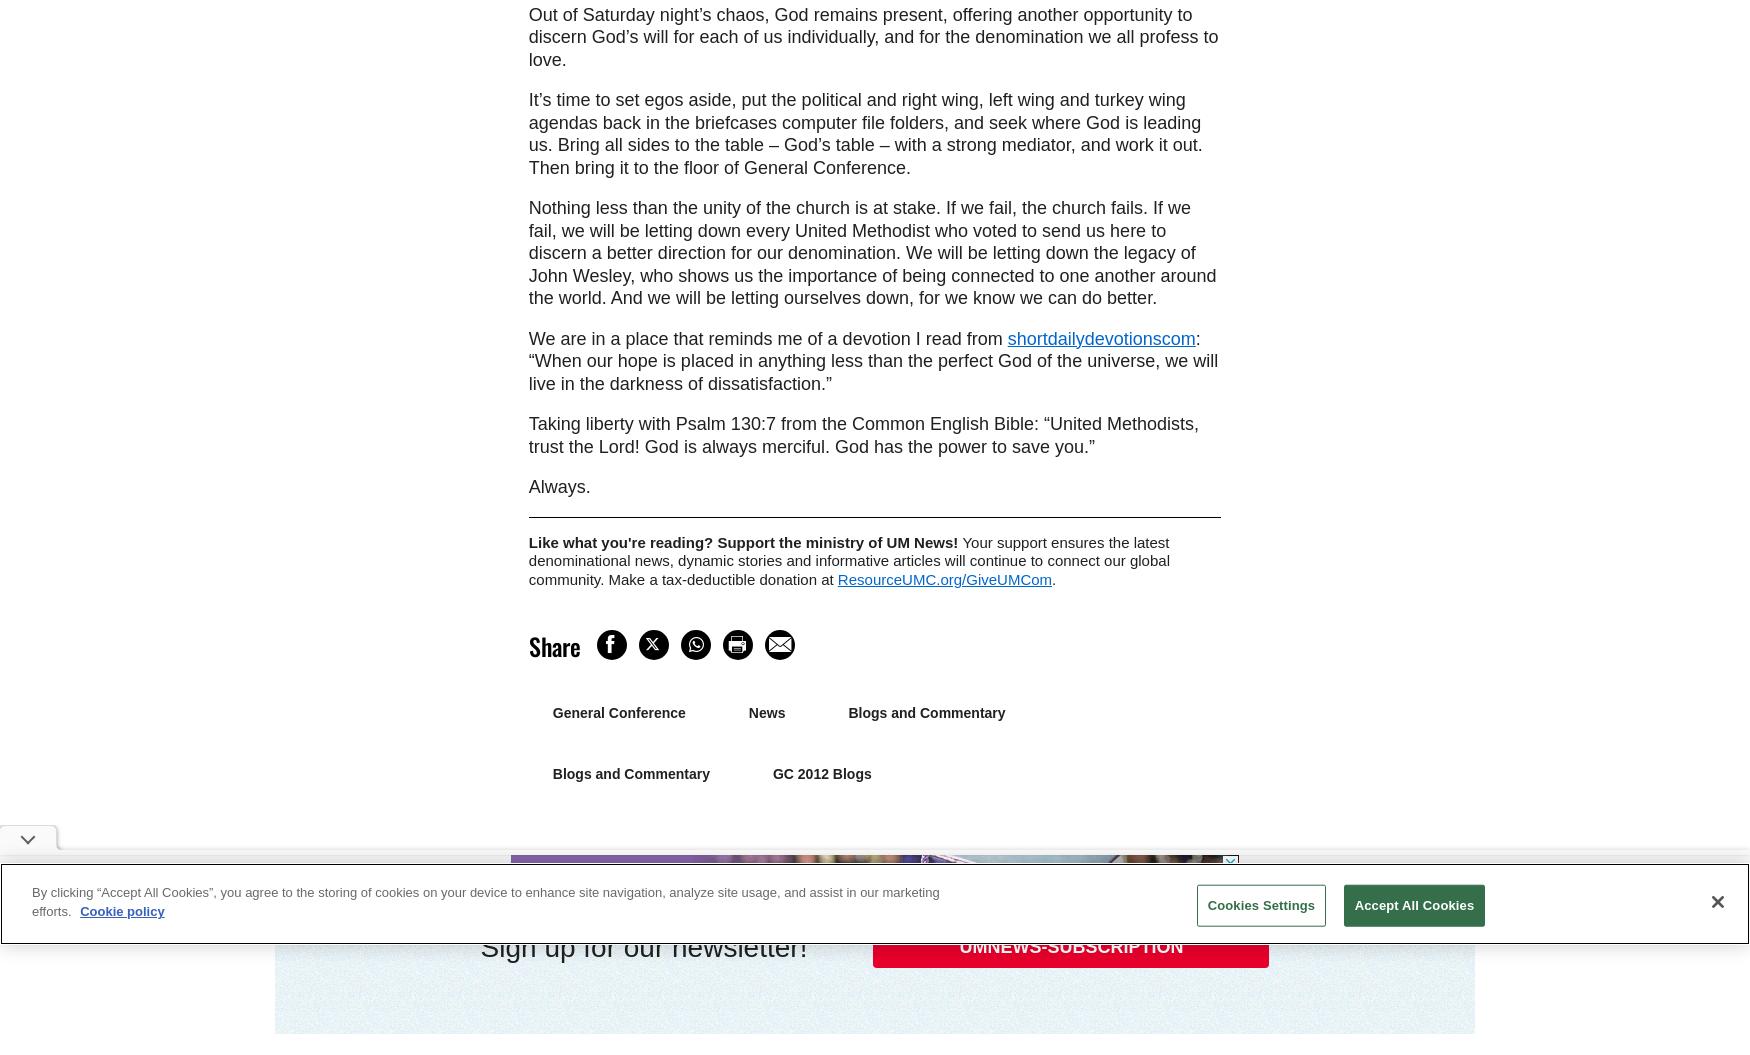 This screenshot has width=1750, height=1055. I want to click on ': “When our hope is placed in anything less than the perfect God of the universe, we will live in the darkness of dissatisfaction.”', so click(873, 360).